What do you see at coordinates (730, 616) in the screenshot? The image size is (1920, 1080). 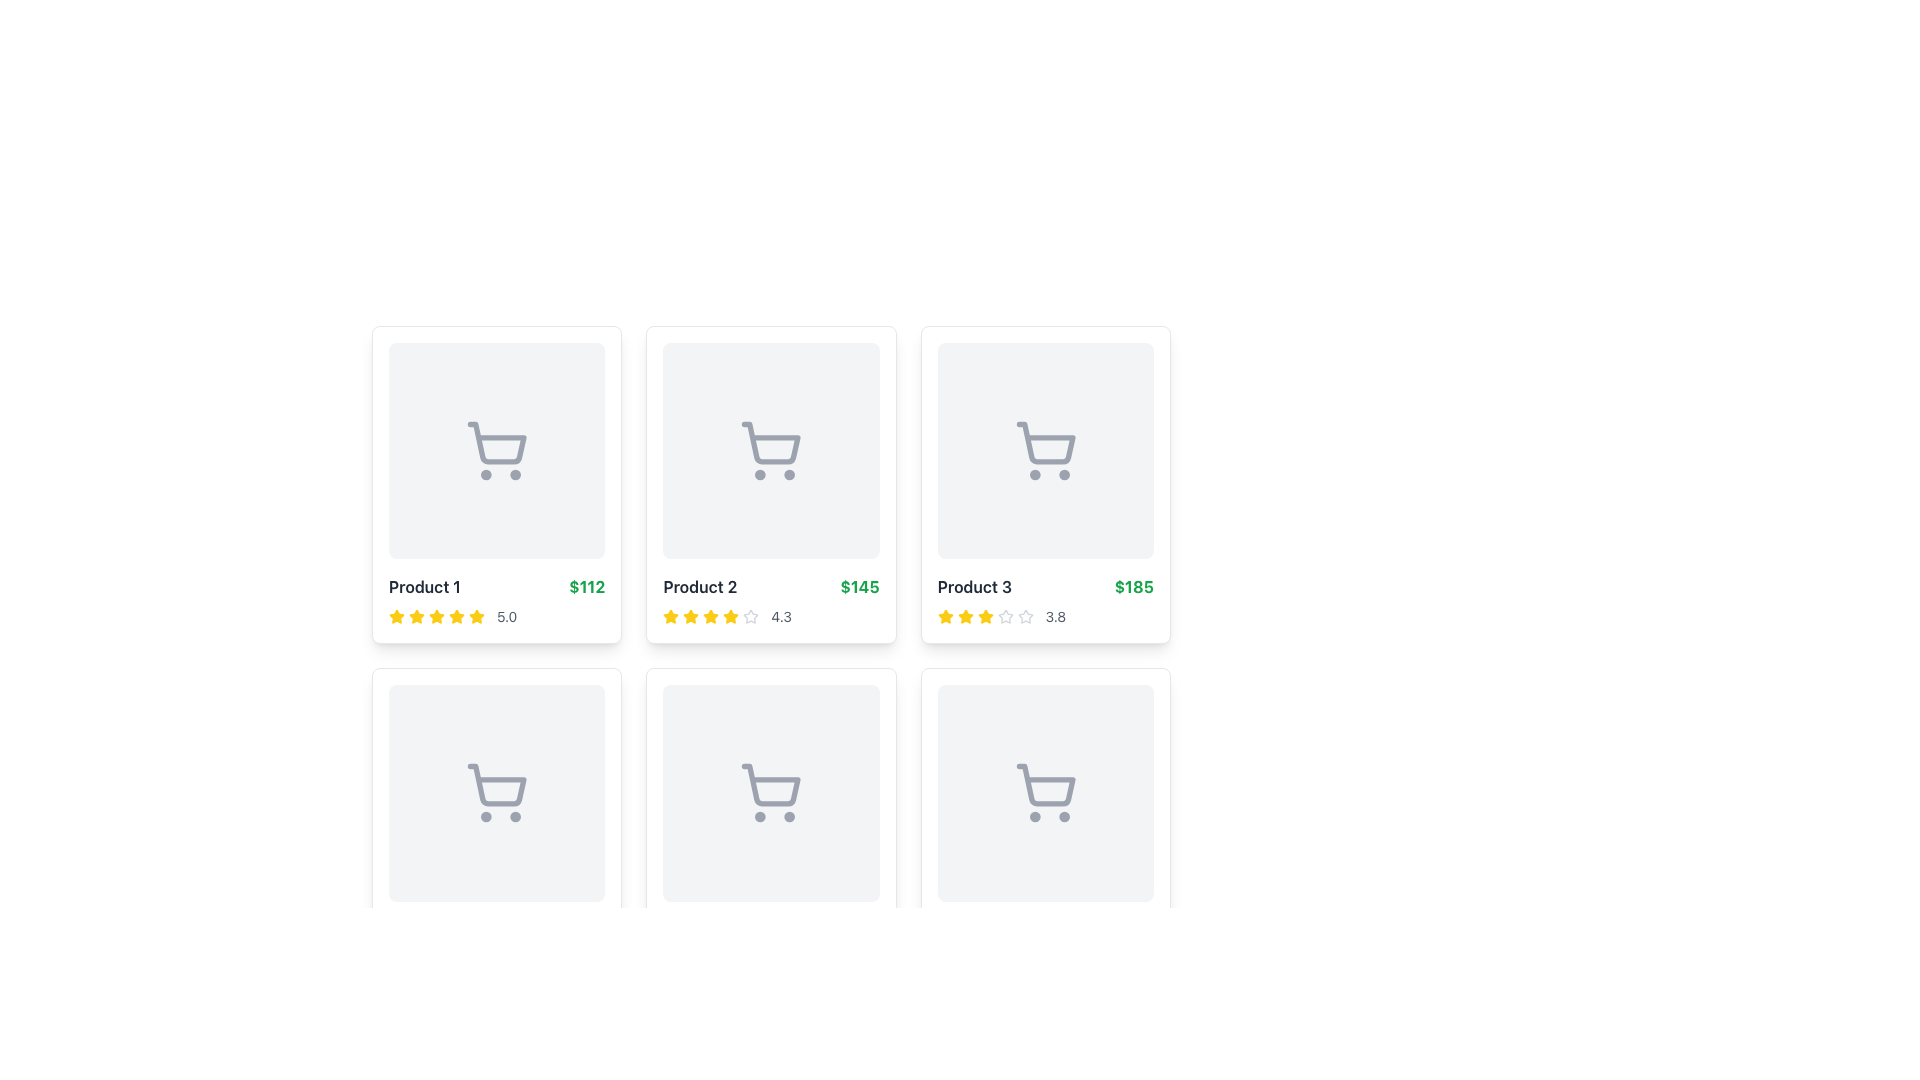 I see `the fifth yellow star icon in the rating system for the second product, positioned between the fourth and sixth stars, to trigger its functionality if available` at bounding box center [730, 616].